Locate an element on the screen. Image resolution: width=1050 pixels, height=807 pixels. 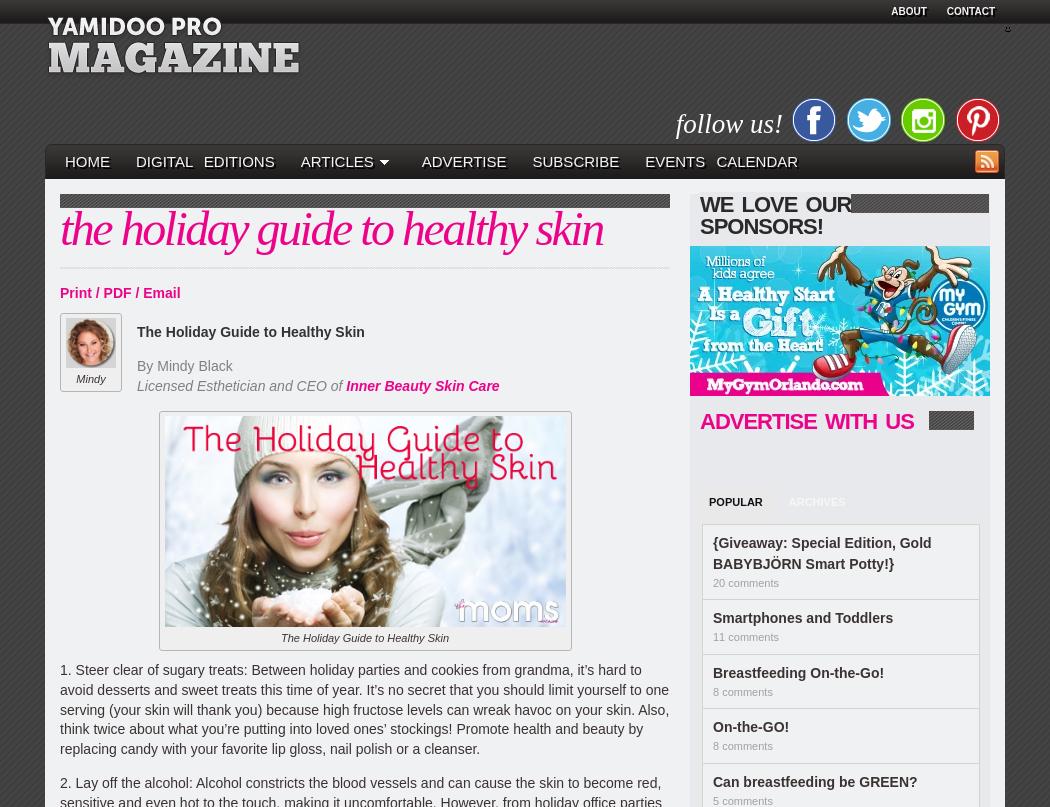
'Licensed Esthetician and CEO of' is located at coordinates (241, 385).